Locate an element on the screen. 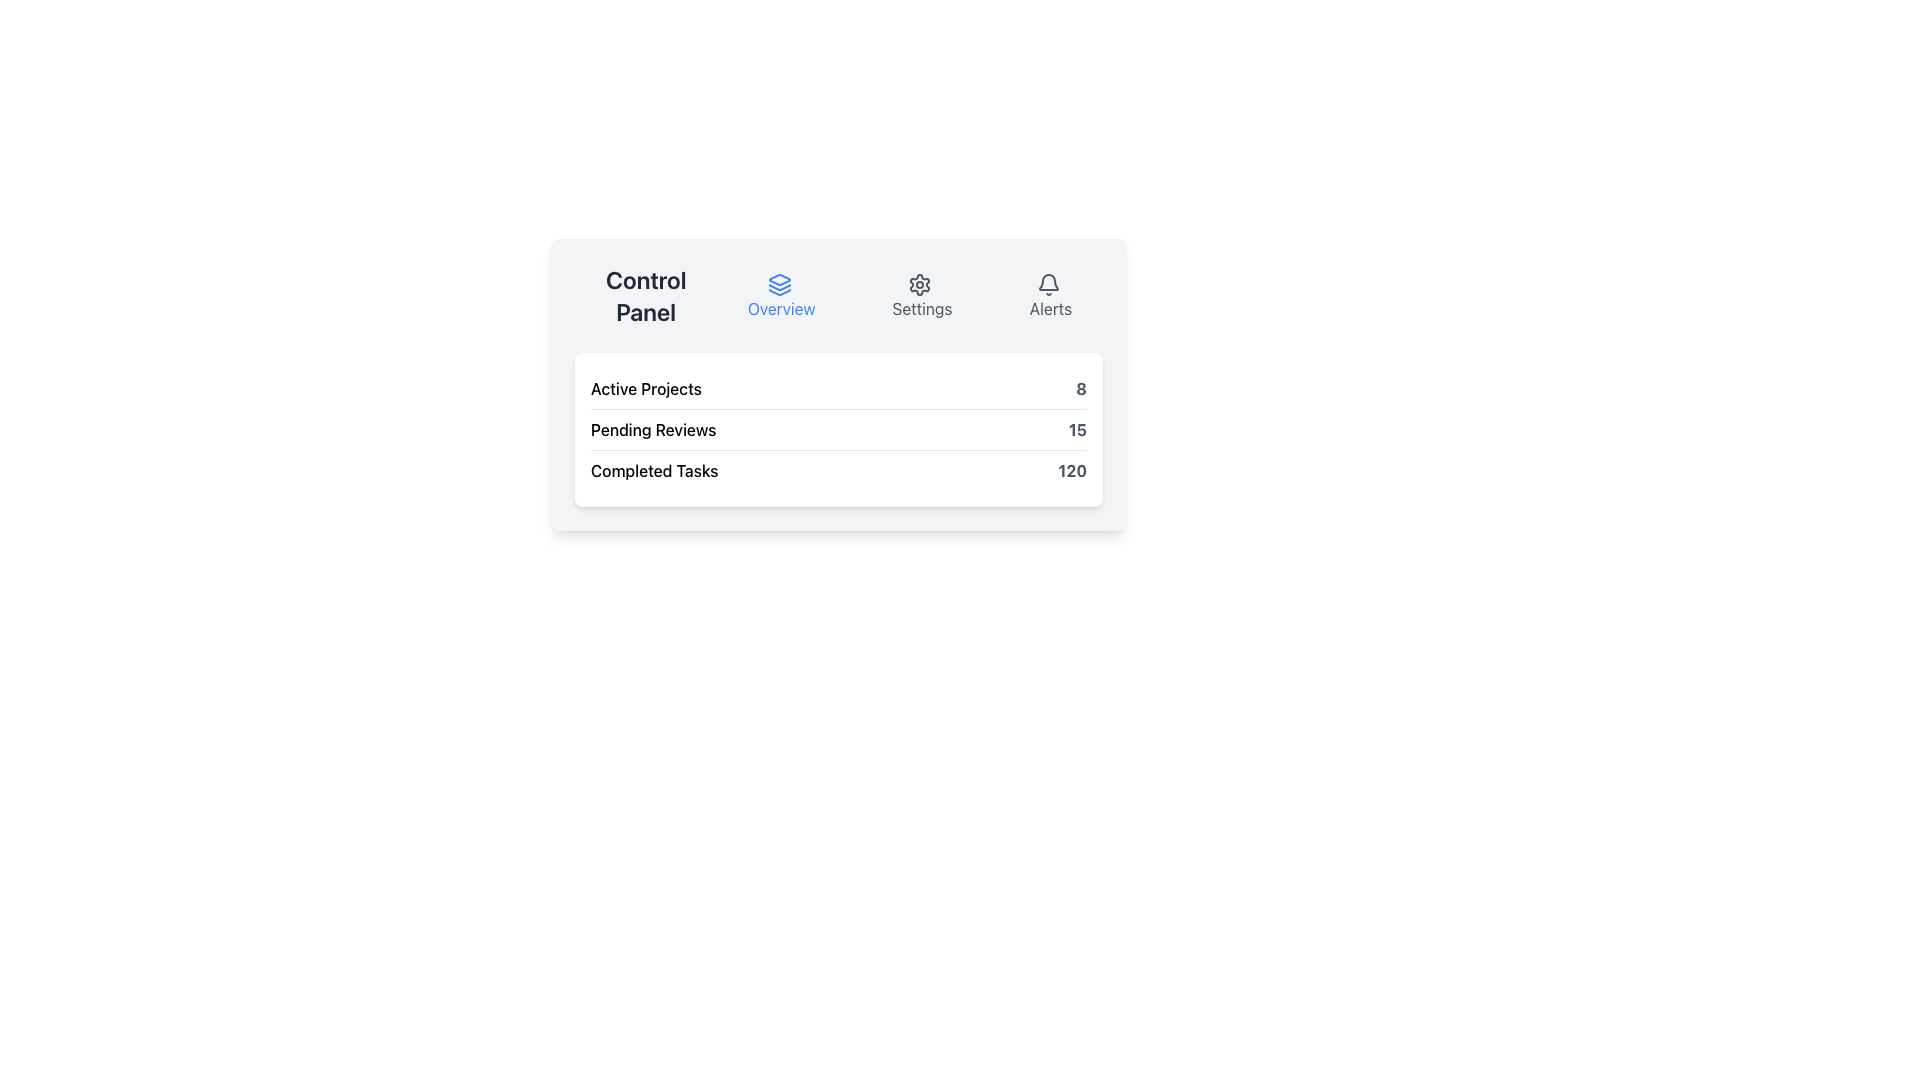 Image resolution: width=1920 pixels, height=1080 pixels. the 'Settings' button with a gear icon is located at coordinates (921, 295).